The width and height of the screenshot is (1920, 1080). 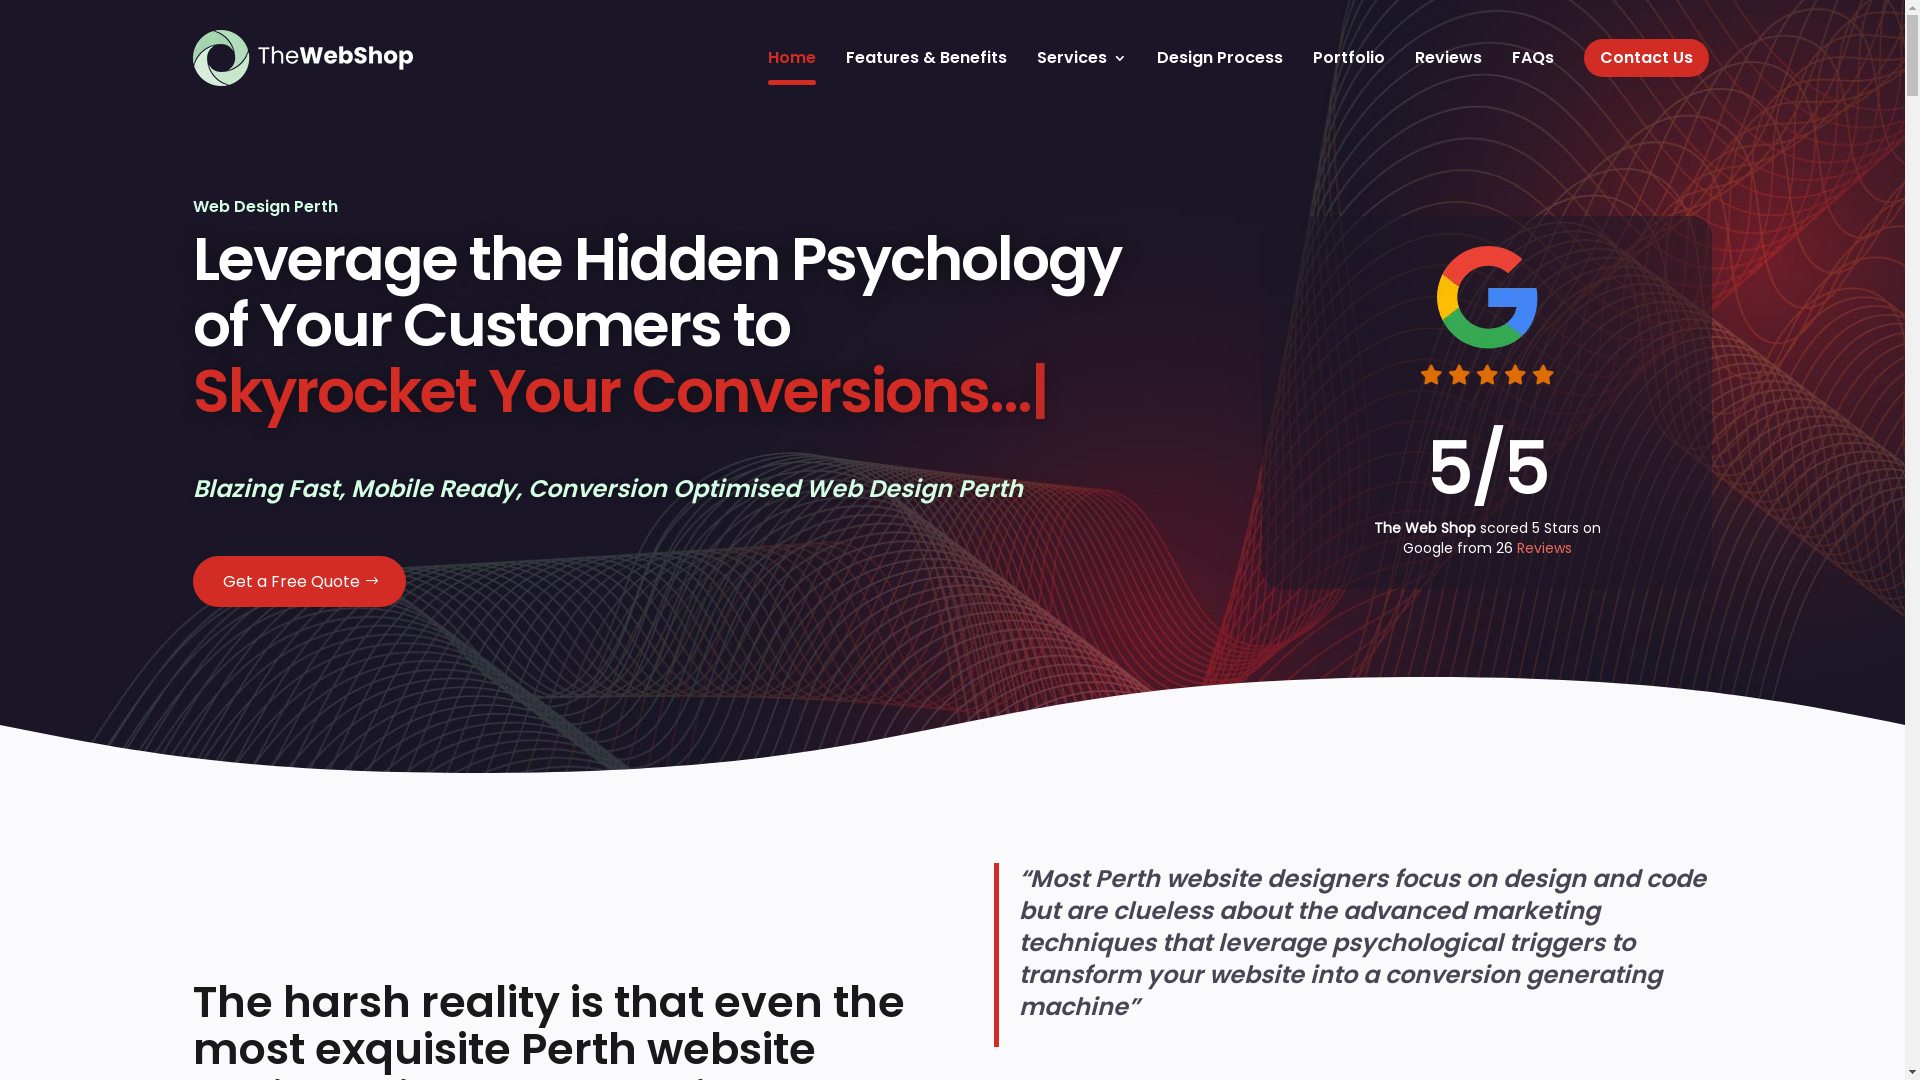 I want to click on 'FAQs', so click(x=1531, y=56).